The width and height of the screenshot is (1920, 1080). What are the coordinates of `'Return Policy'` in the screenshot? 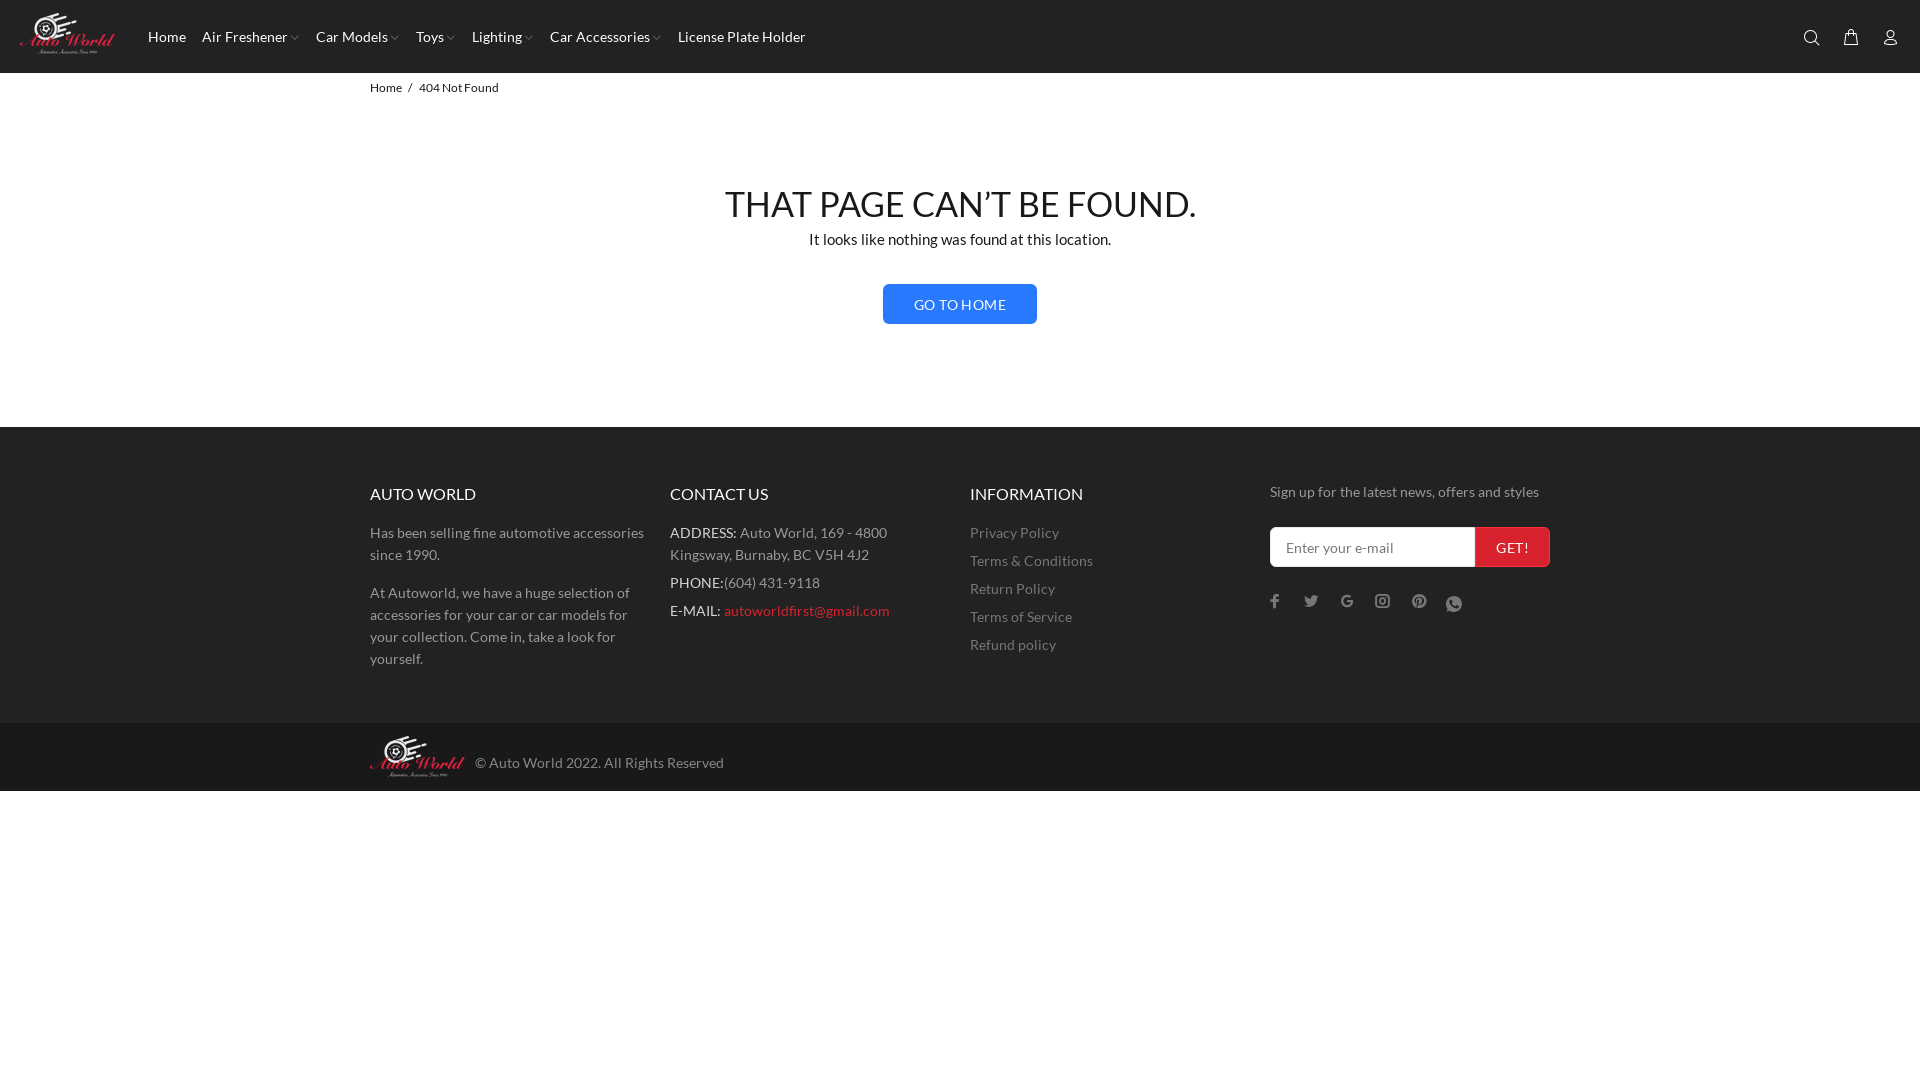 It's located at (1012, 588).